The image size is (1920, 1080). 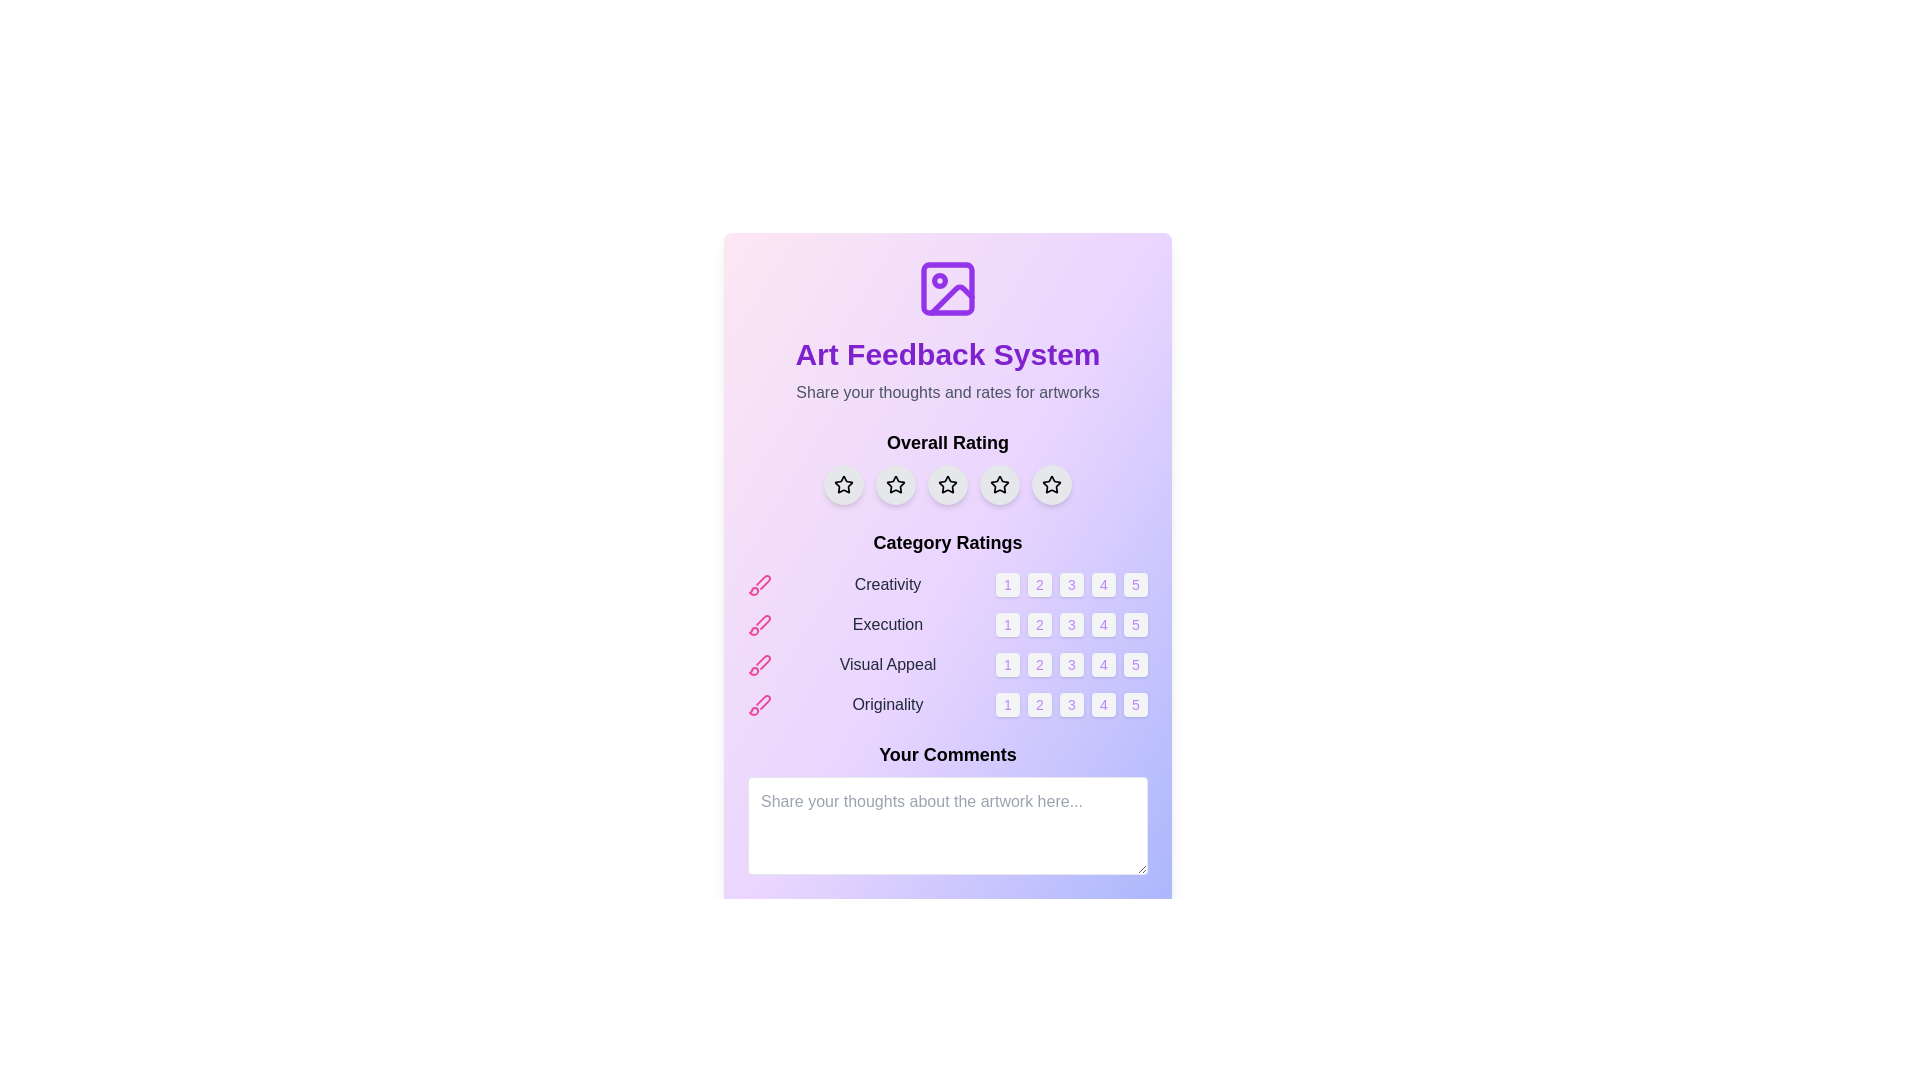 I want to click on the second button in the row under the 'Creativity' category to assign a rating of '2', so click(x=1040, y=585).